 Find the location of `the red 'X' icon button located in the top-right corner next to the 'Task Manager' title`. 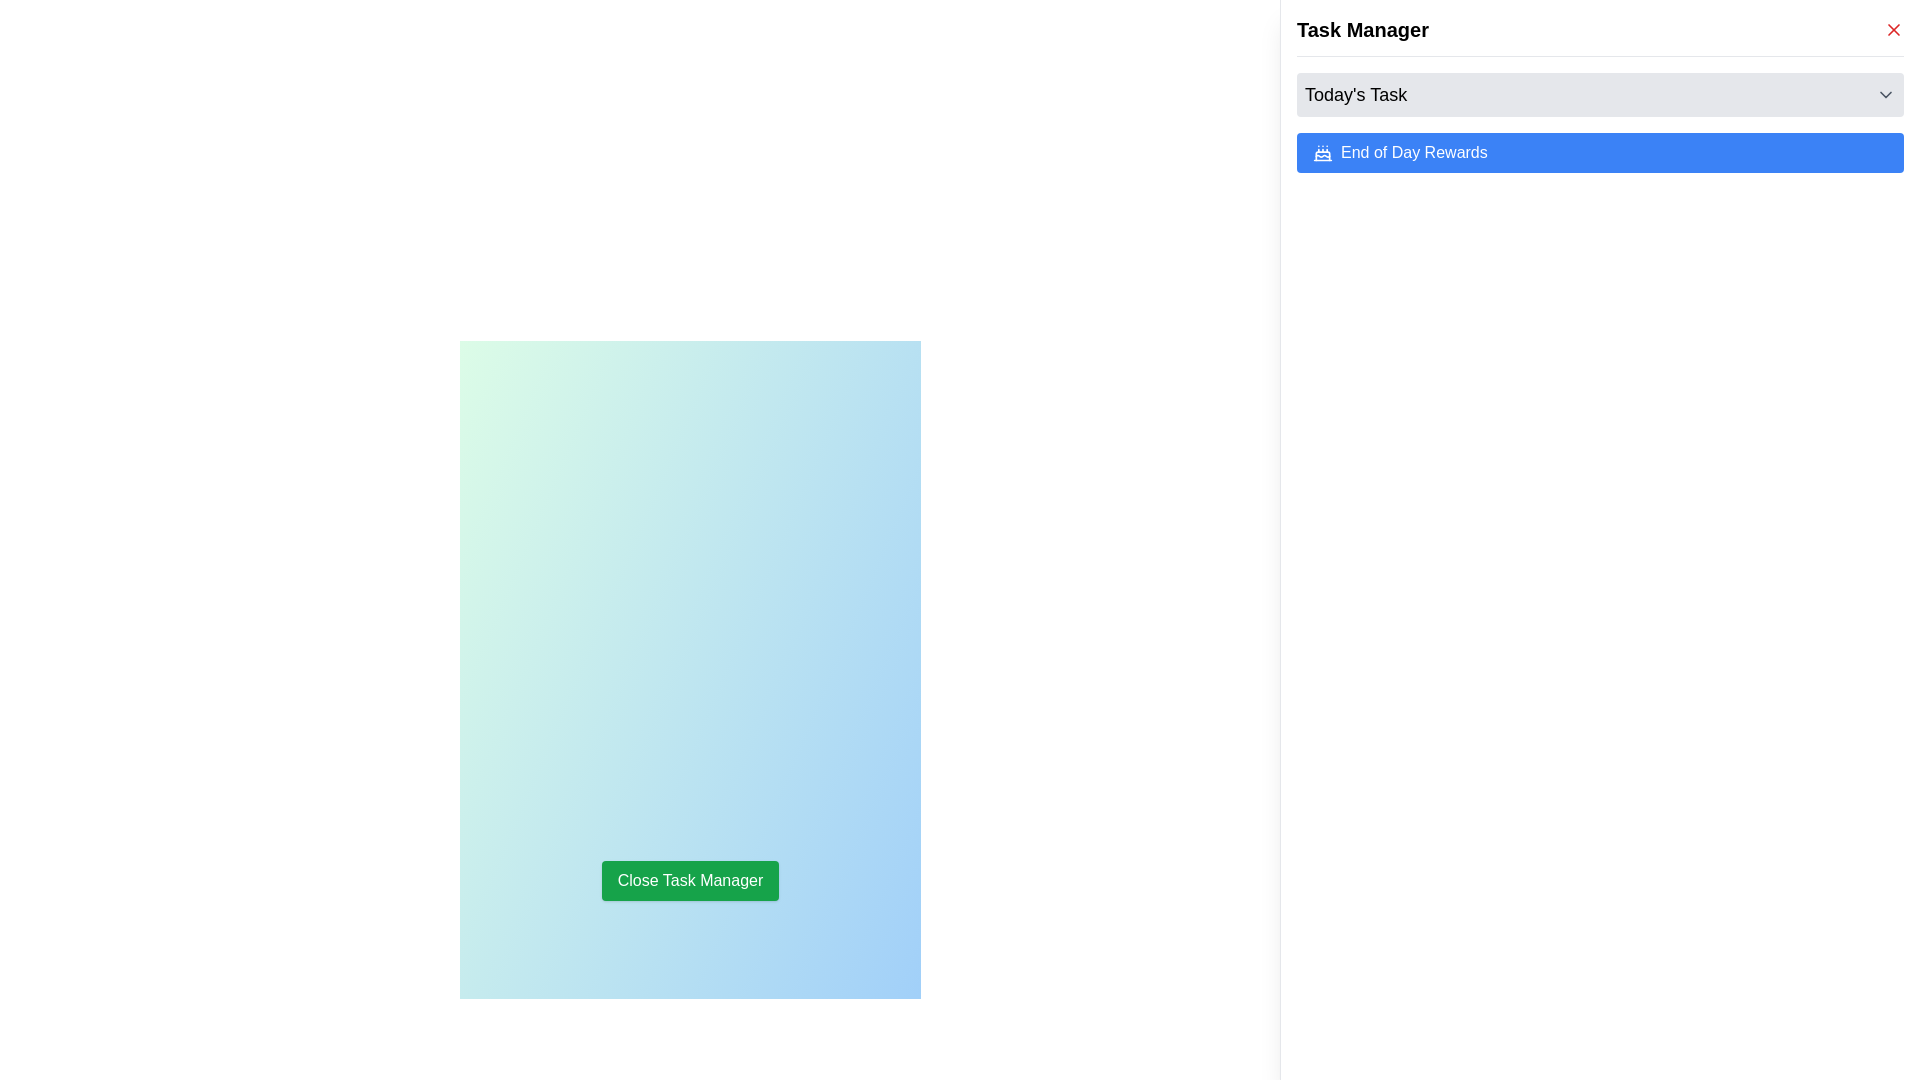

the red 'X' icon button located in the top-right corner next to the 'Task Manager' title is located at coordinates (1893, 30).